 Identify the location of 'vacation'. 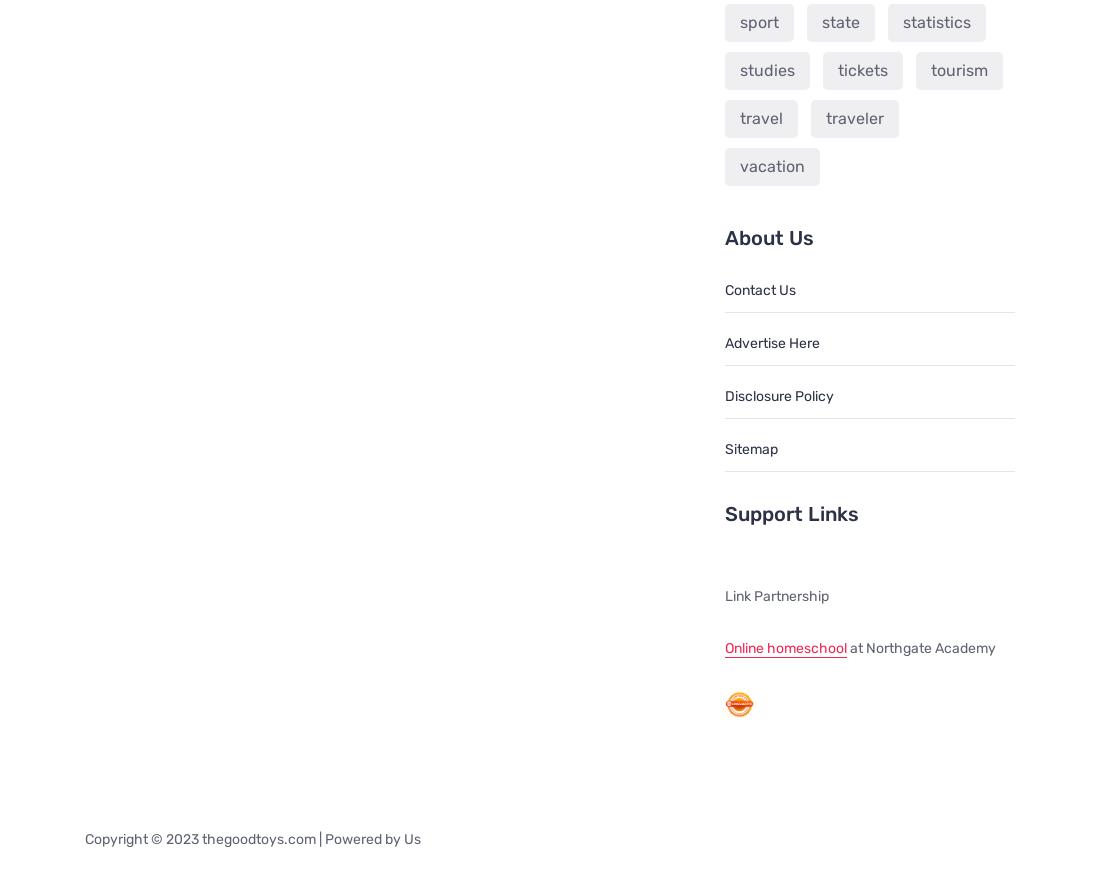
(771, 164).